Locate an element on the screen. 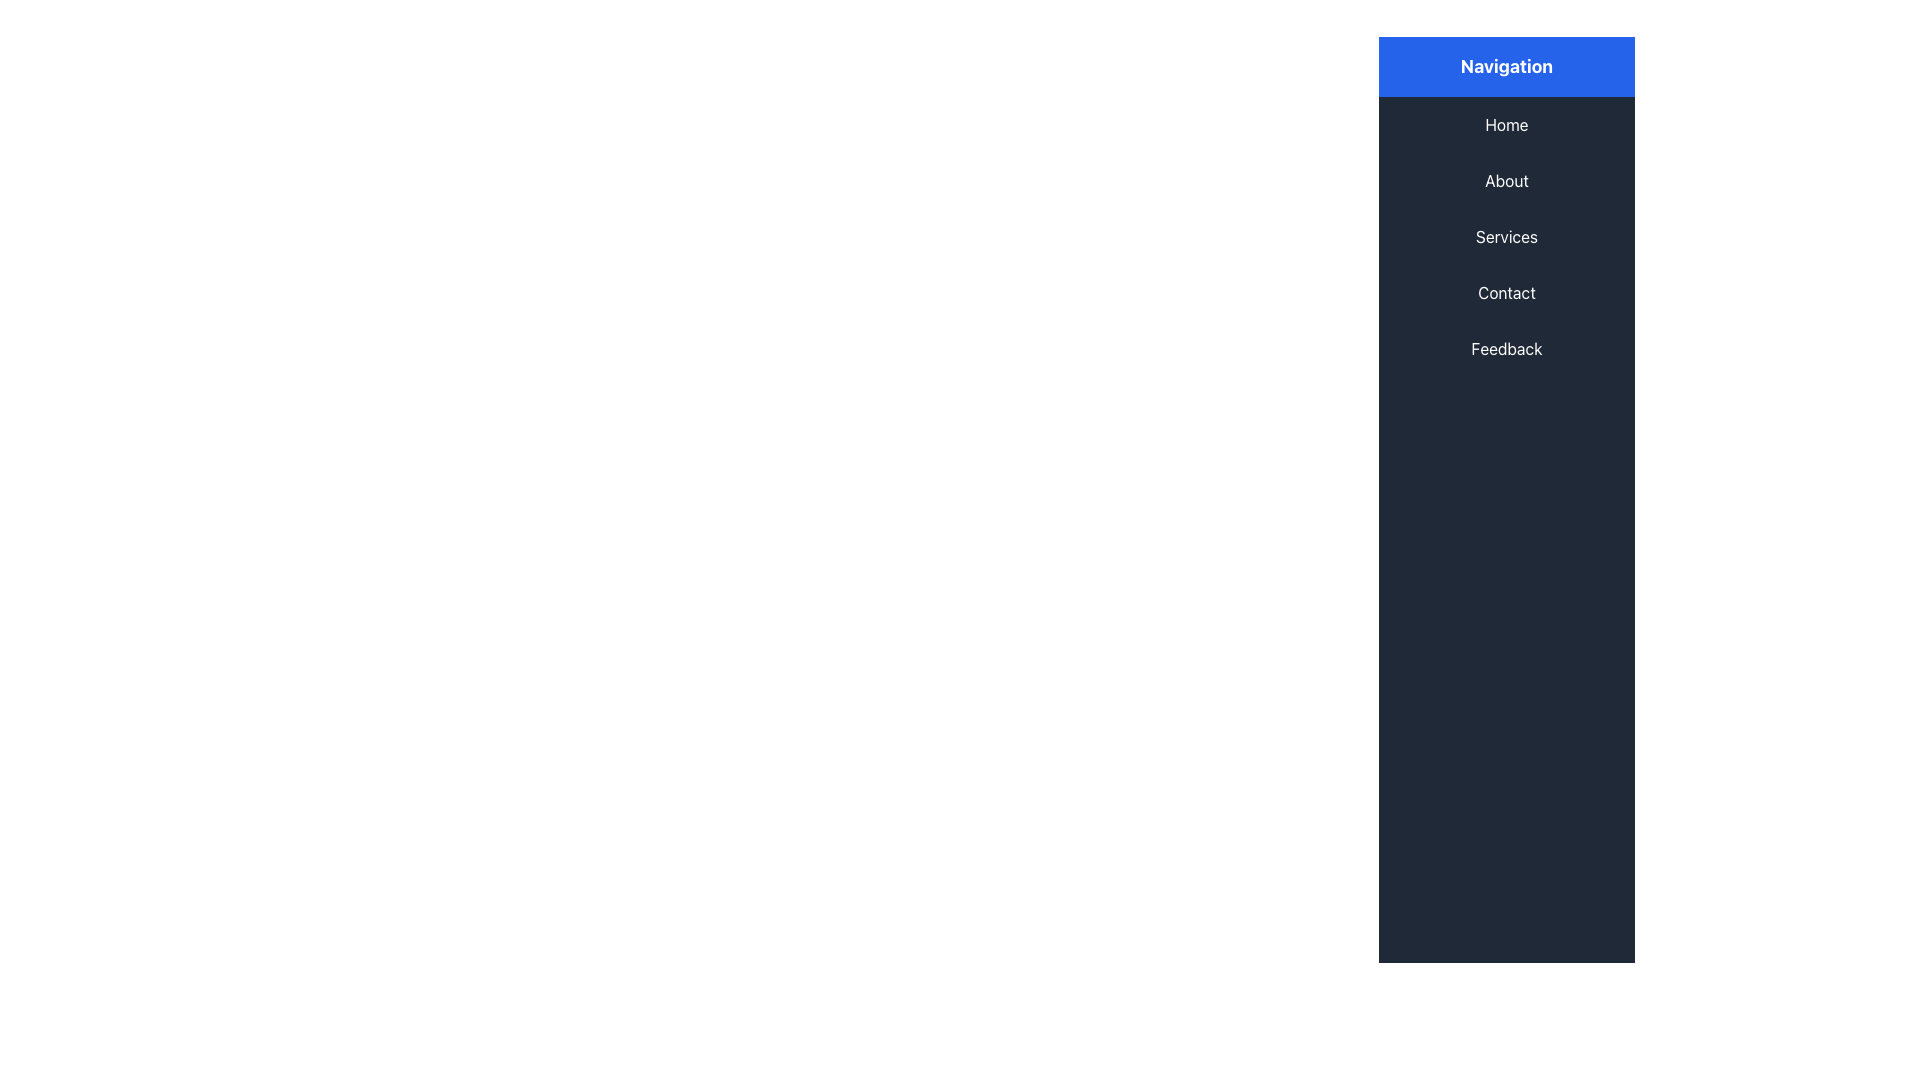 This screenshot has width=1920, height=1080. the Static text header with bold 'Navigation' text, which is located at the top of the vertical sidebar layout, above the navigation links is located at coordinates (1507, 65).